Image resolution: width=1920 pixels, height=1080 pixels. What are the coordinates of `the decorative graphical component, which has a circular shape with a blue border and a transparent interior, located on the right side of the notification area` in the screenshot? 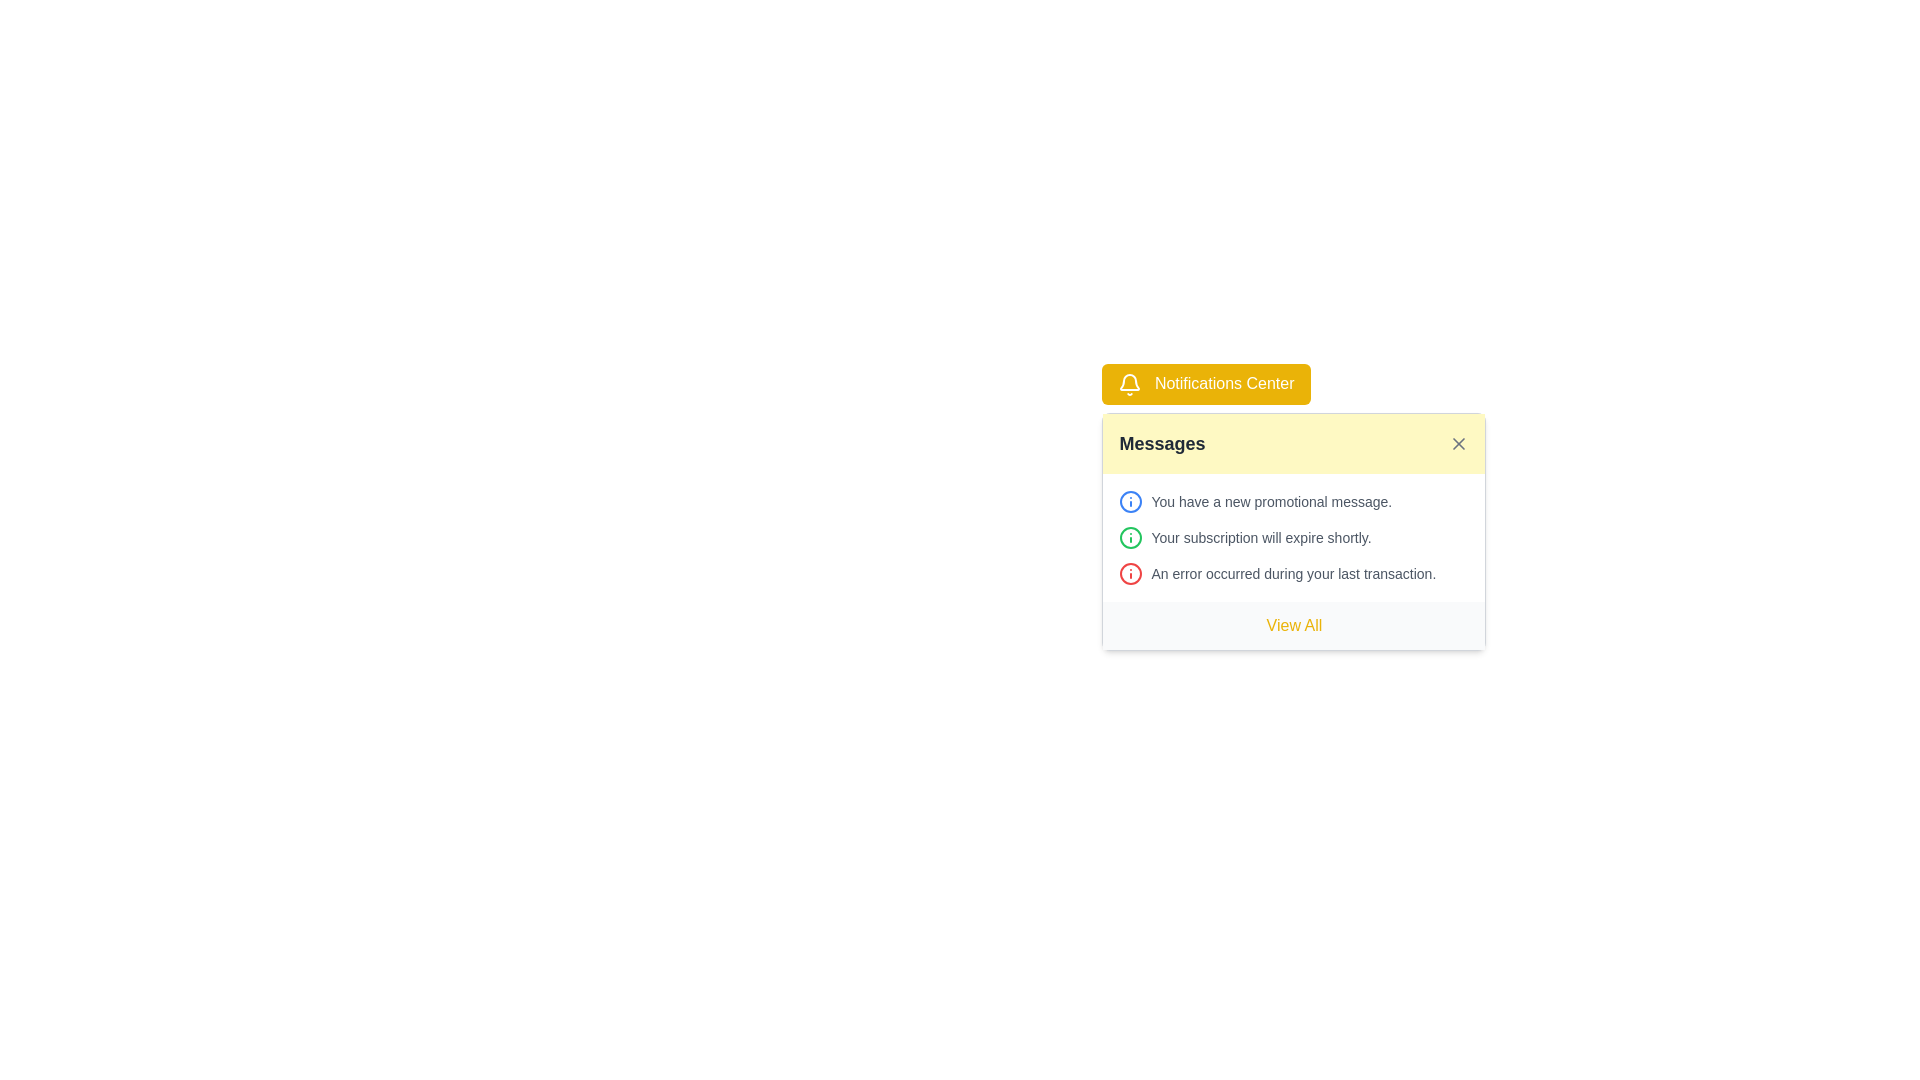 It's located at (1131, 500).